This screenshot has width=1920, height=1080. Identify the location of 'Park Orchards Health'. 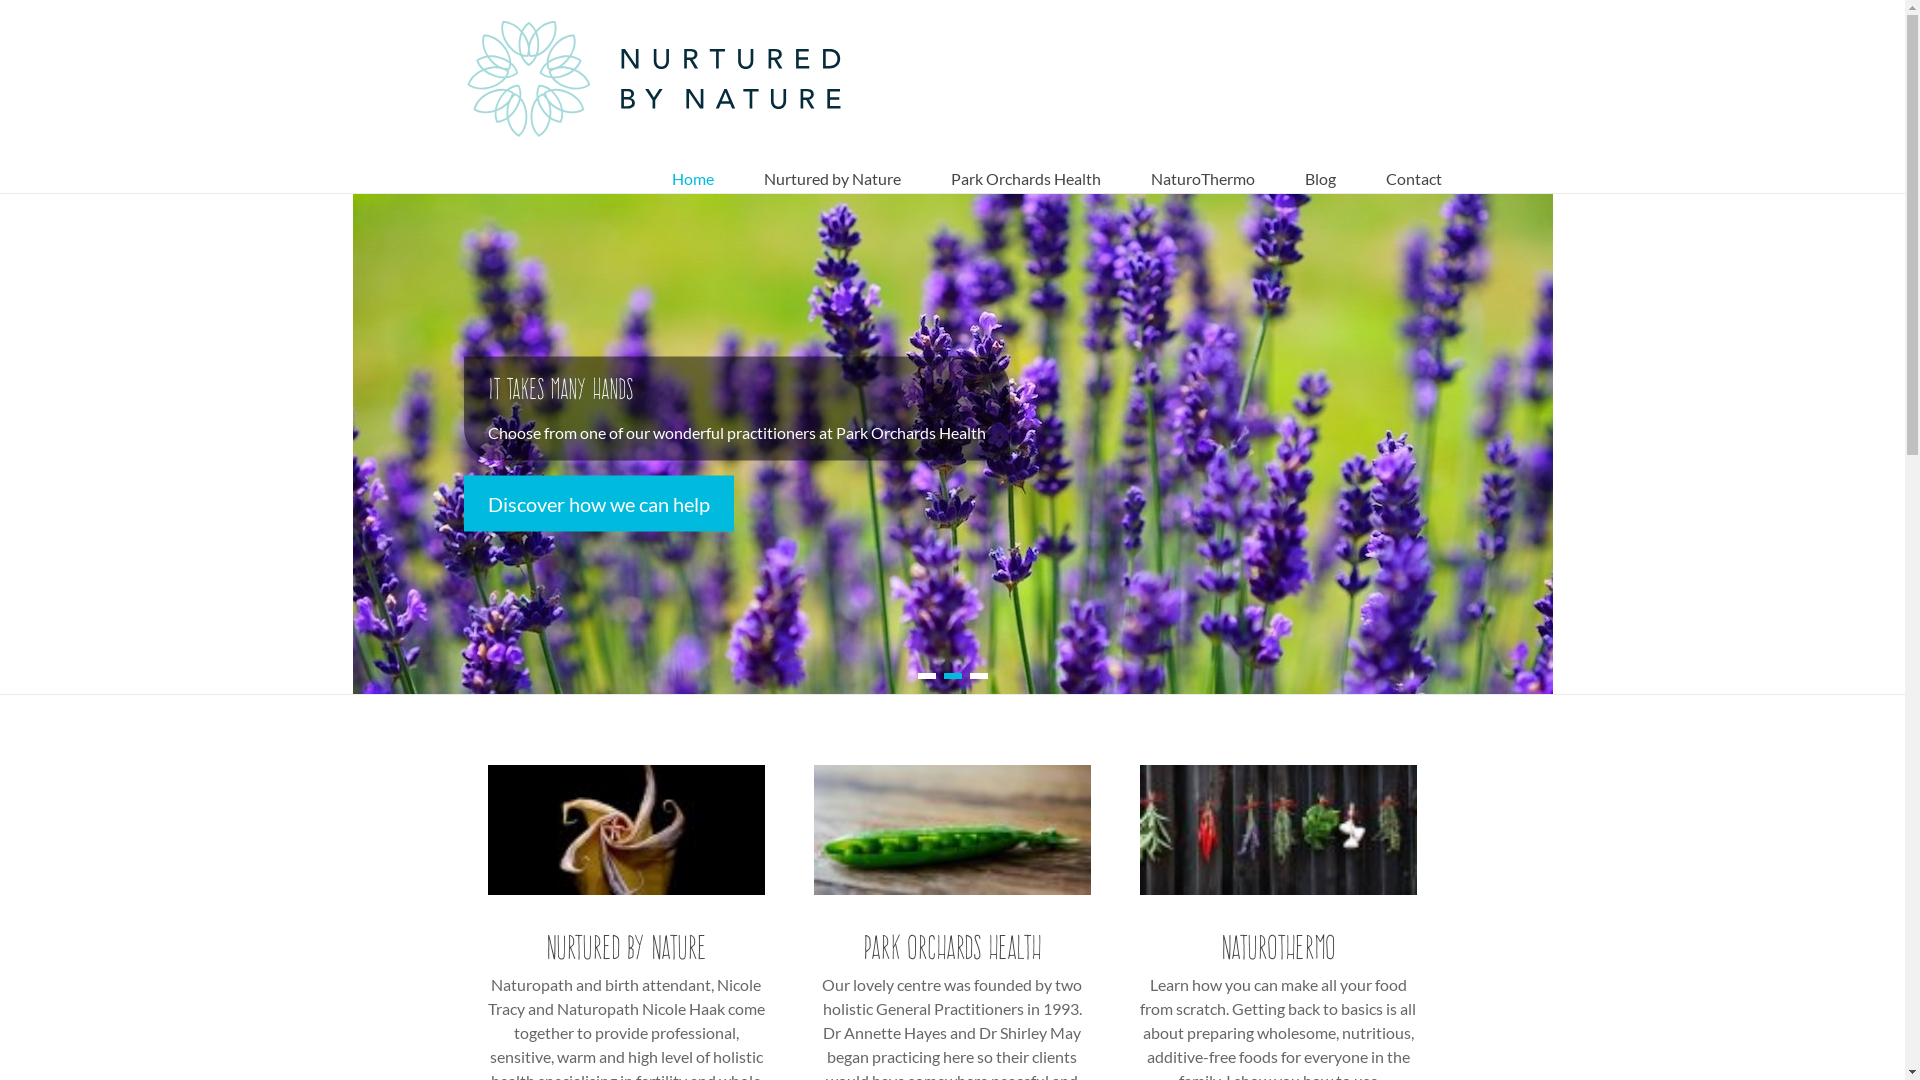
(950, 946).